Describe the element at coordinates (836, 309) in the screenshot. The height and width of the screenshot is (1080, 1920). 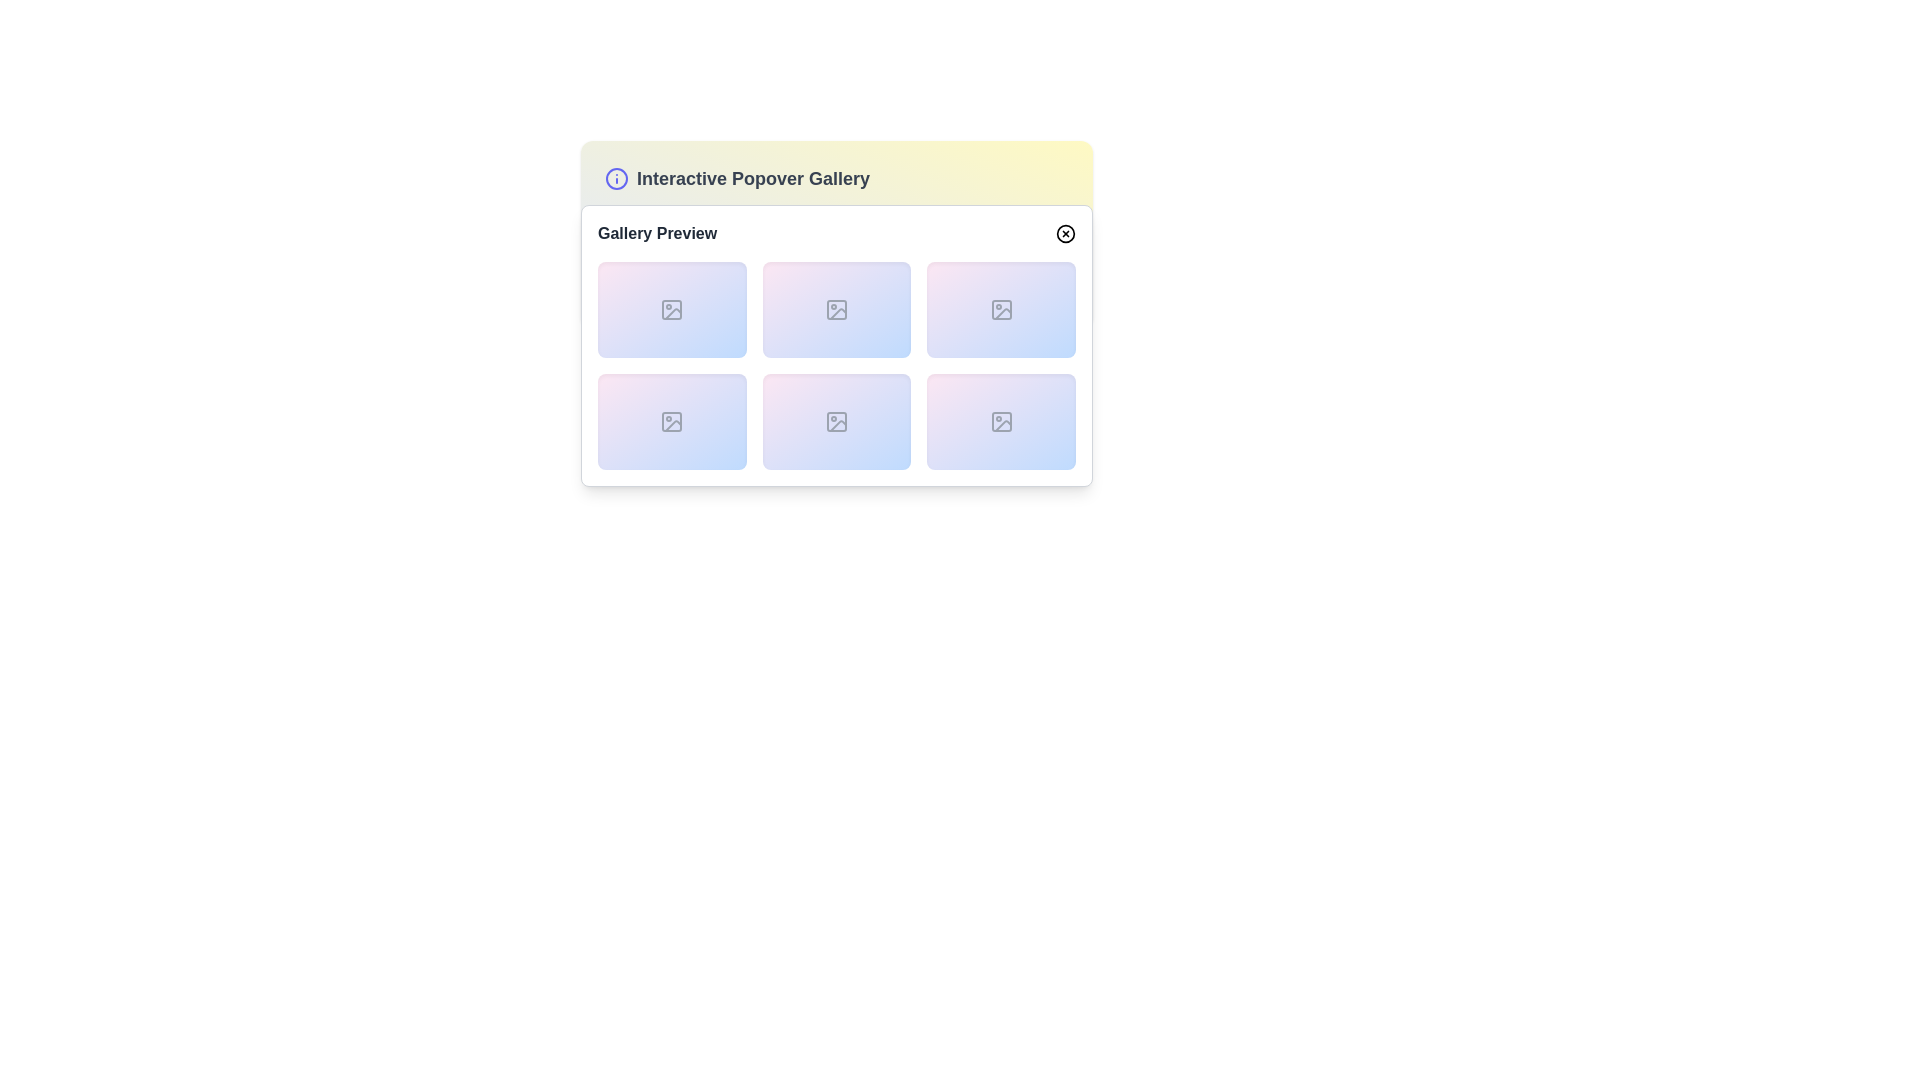
I see `the image placeholder icon located in the first row, second column of the gallery interface` at that location.